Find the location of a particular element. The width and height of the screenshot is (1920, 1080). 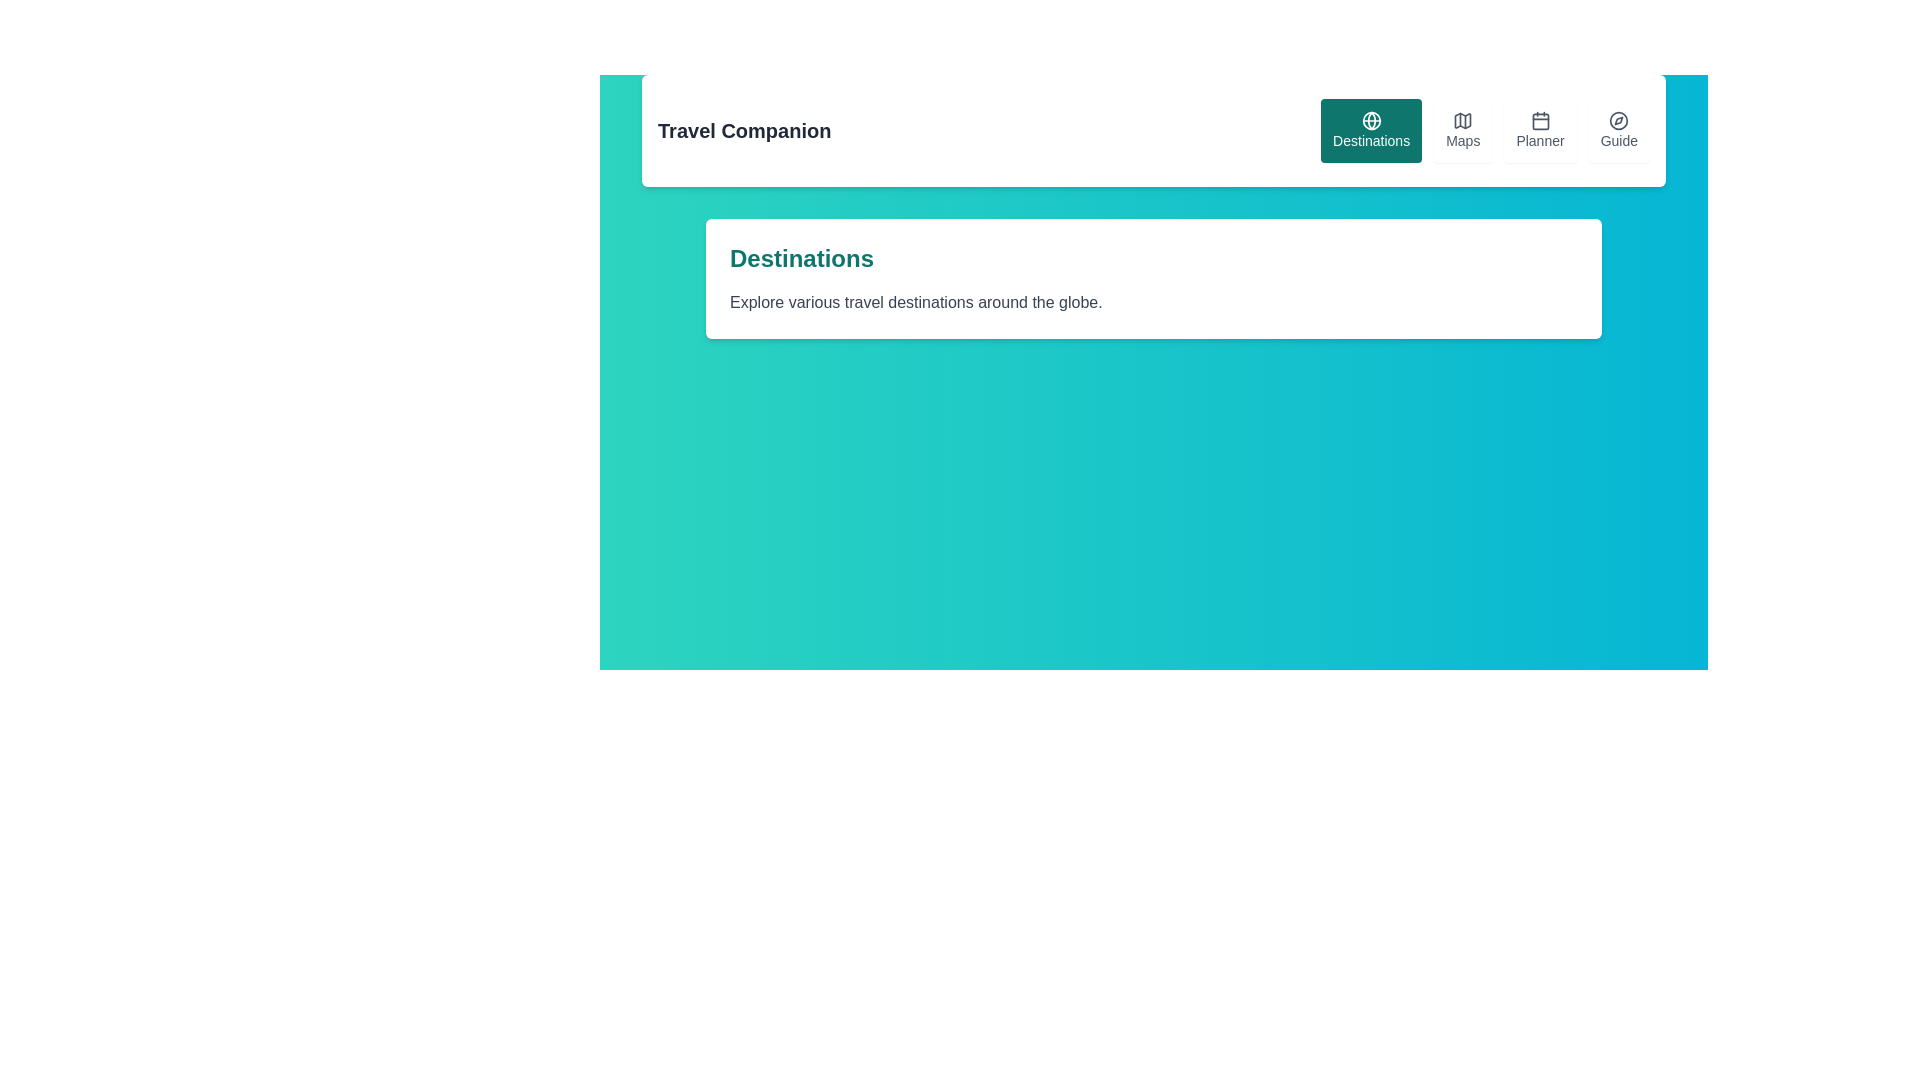

the 'Maps' icon, which appears as a graphical depiction of a map with irregular outlines, located in the navigation bar between the 'Destinations' and 'Planner' icons is located at coordinates (1463, 120).